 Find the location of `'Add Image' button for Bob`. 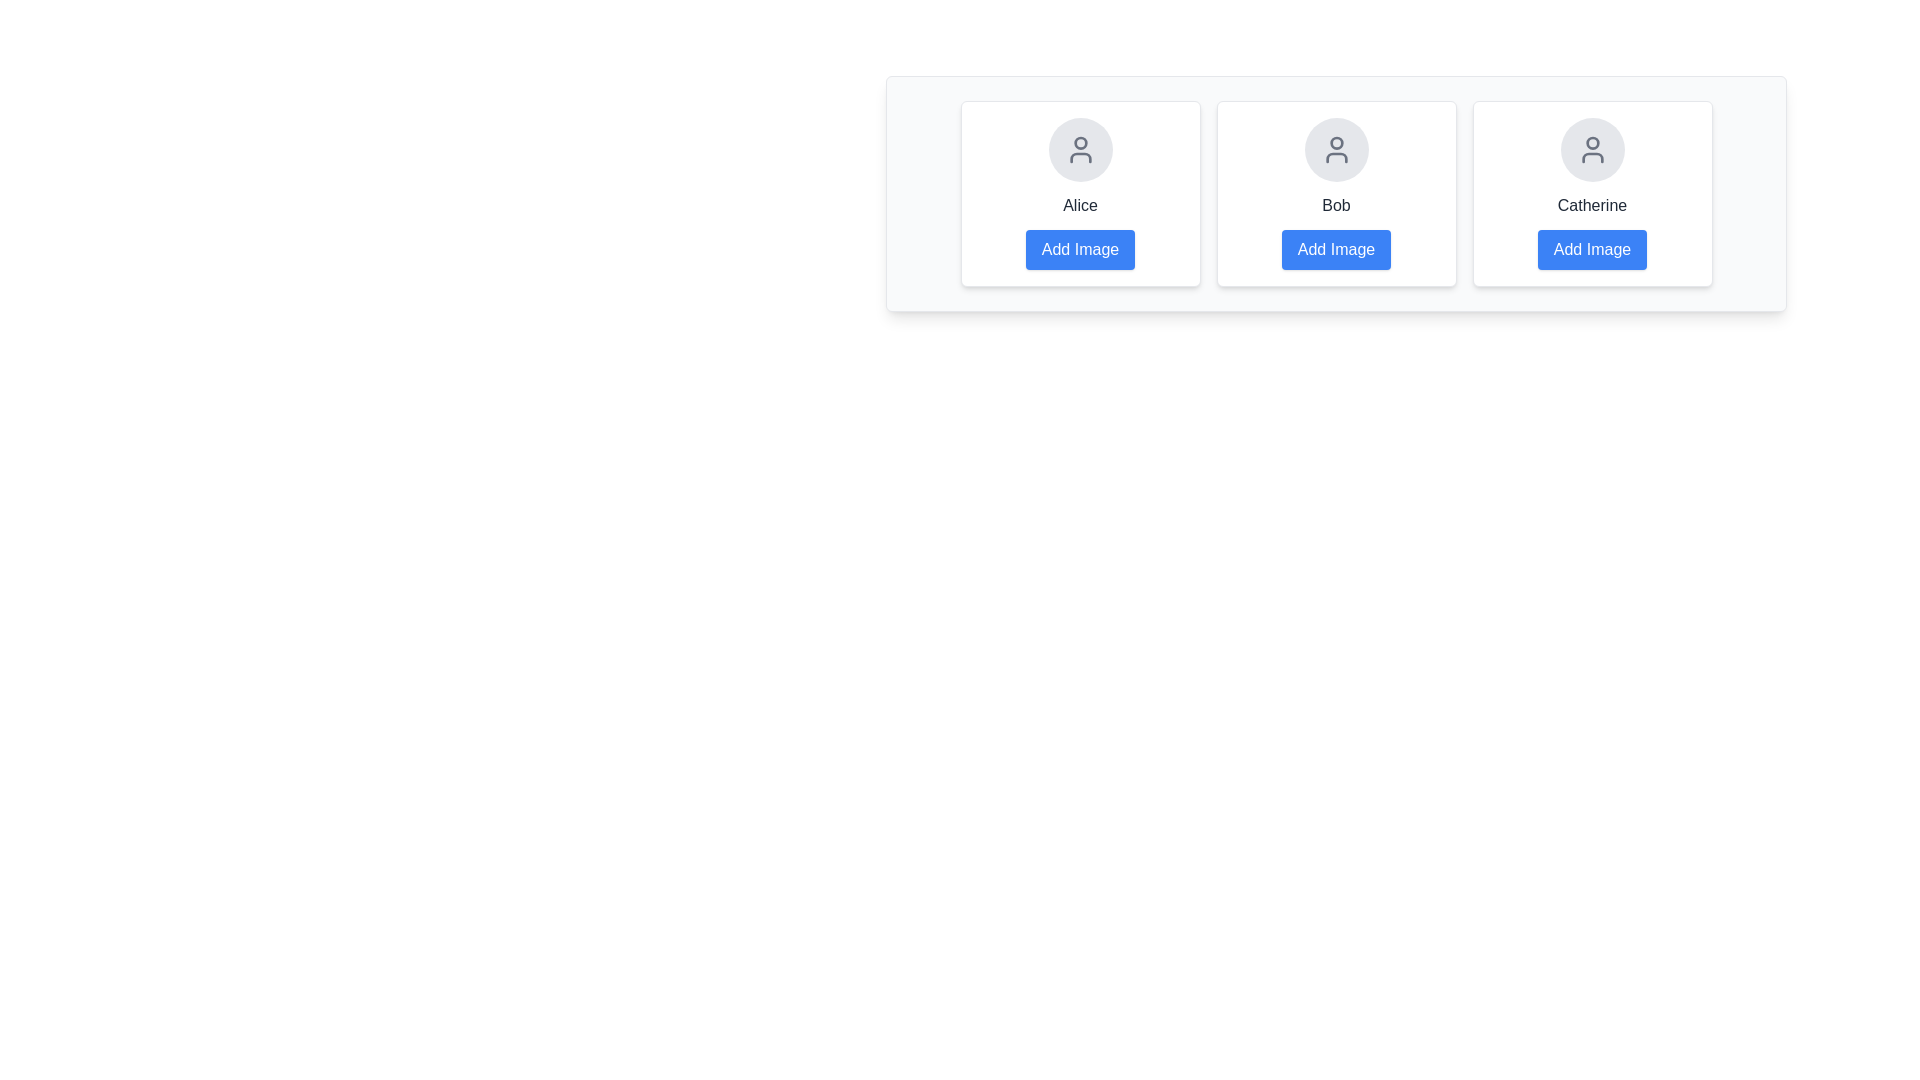

'Add Image' button for Bob is located at coordinates (1335, 249).